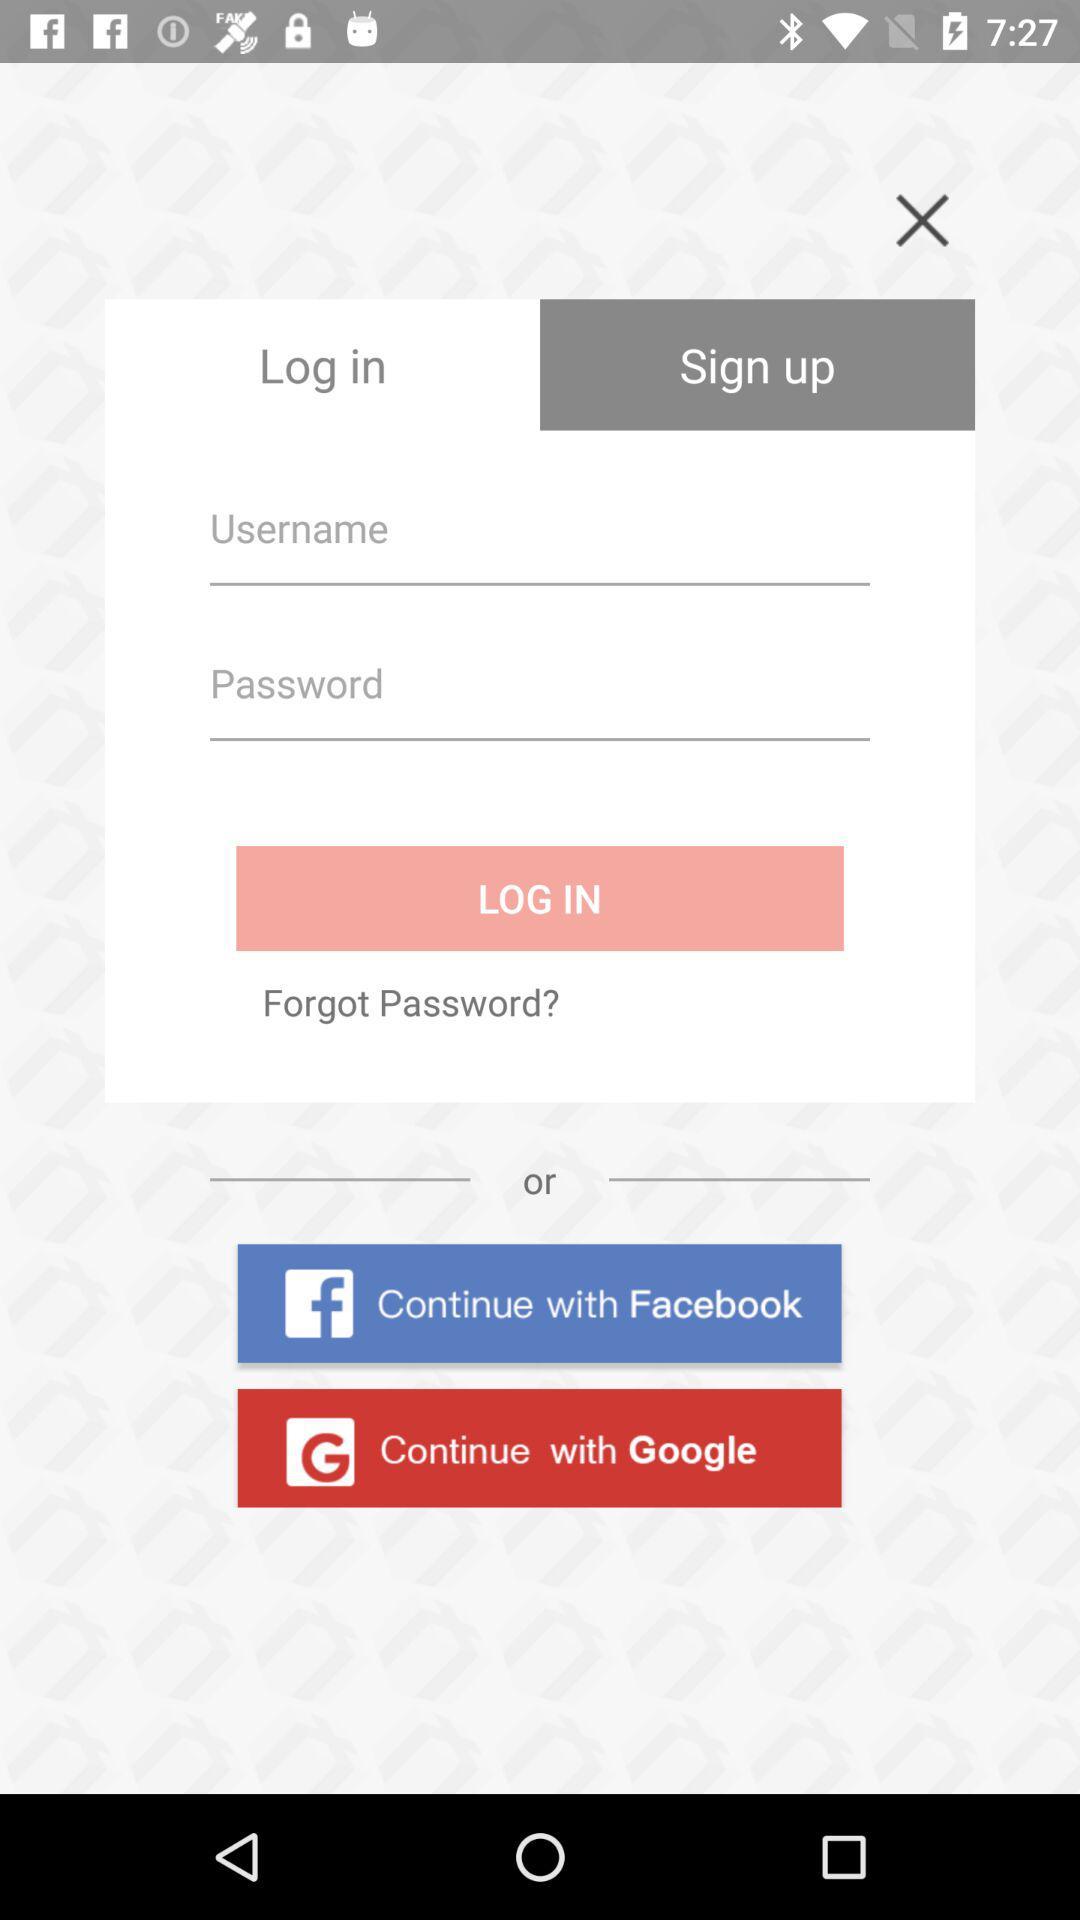 The image size is (1080, 1920). What do you see at coordinates (98, 1727) in the screenshot?
I see `the star icon` at bounding box center [98, 1727].